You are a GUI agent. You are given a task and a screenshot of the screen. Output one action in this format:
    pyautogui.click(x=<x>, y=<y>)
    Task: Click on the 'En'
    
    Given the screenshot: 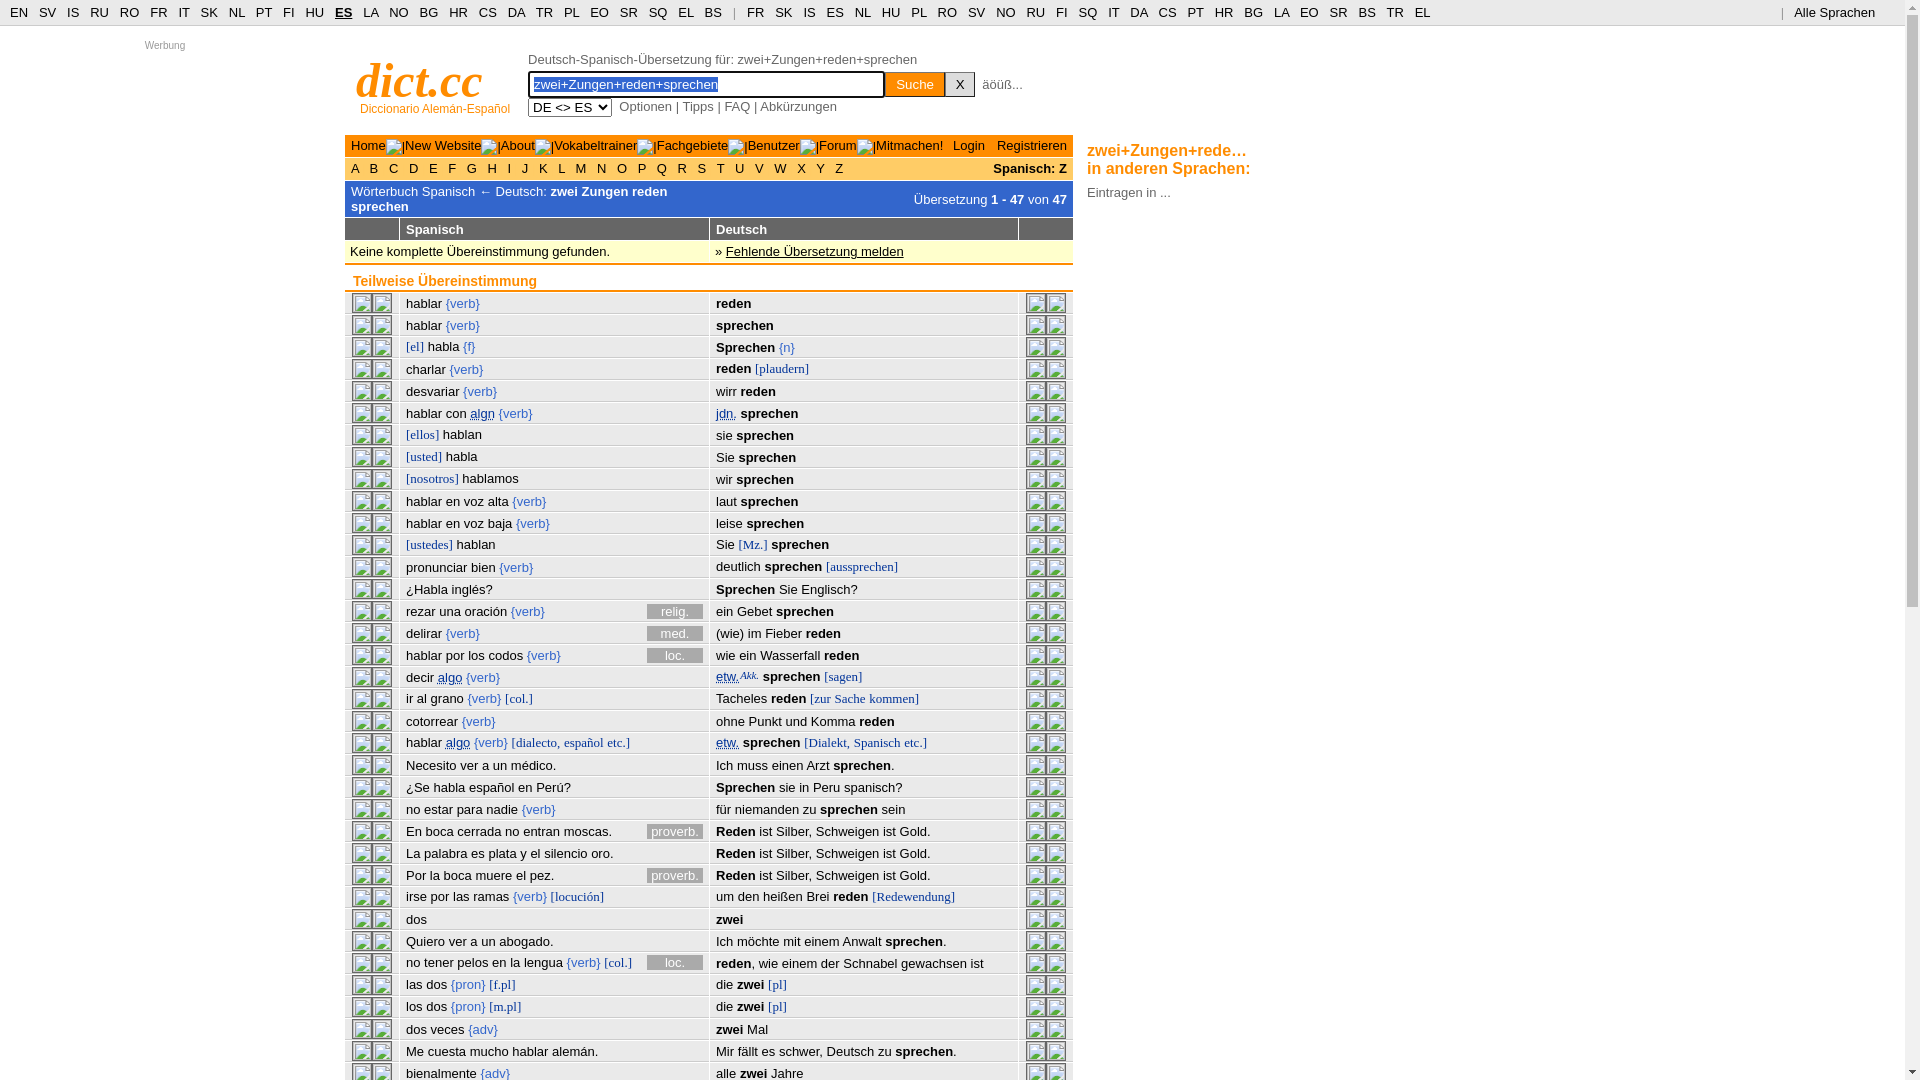 What is the action you would take?
    pyautogui.click(x=412, y=831)
    